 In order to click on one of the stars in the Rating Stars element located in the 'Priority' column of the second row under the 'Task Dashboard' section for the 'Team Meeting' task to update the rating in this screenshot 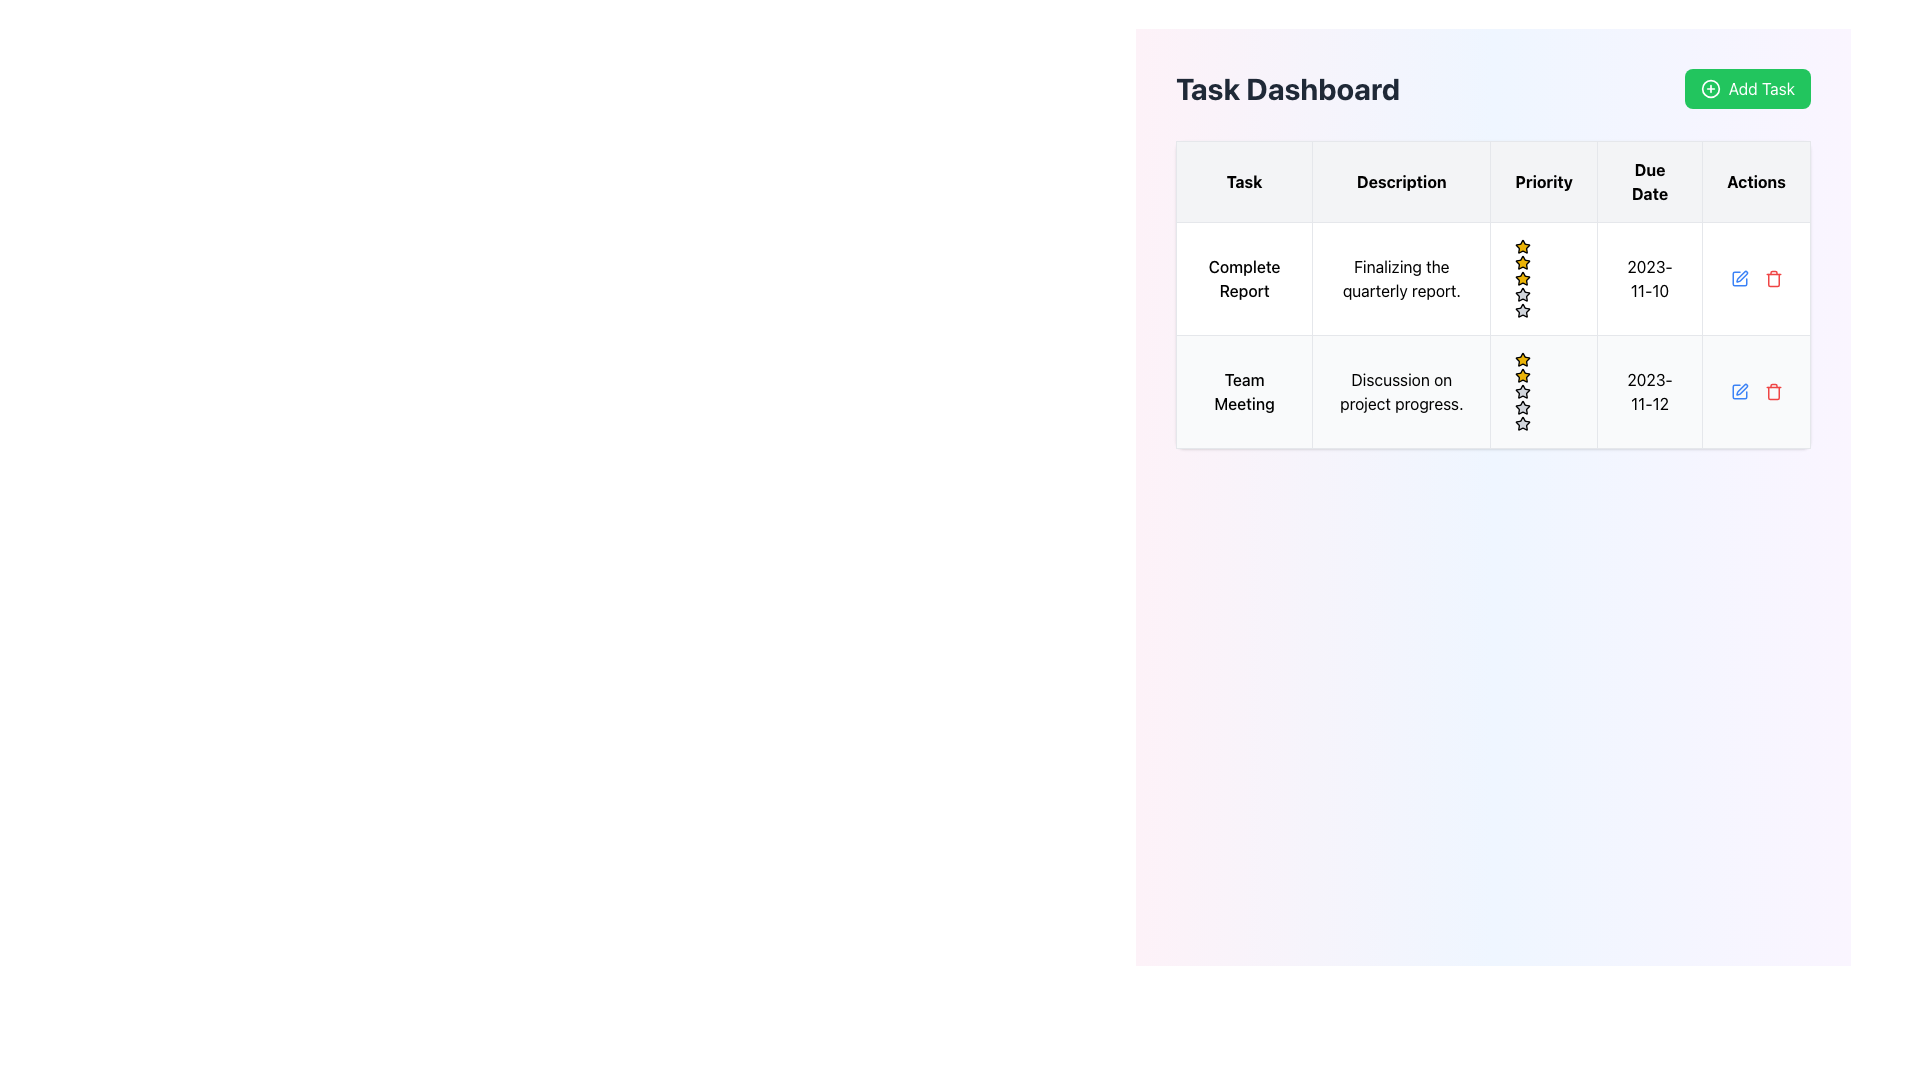, I will do `click(1543, 392)`.